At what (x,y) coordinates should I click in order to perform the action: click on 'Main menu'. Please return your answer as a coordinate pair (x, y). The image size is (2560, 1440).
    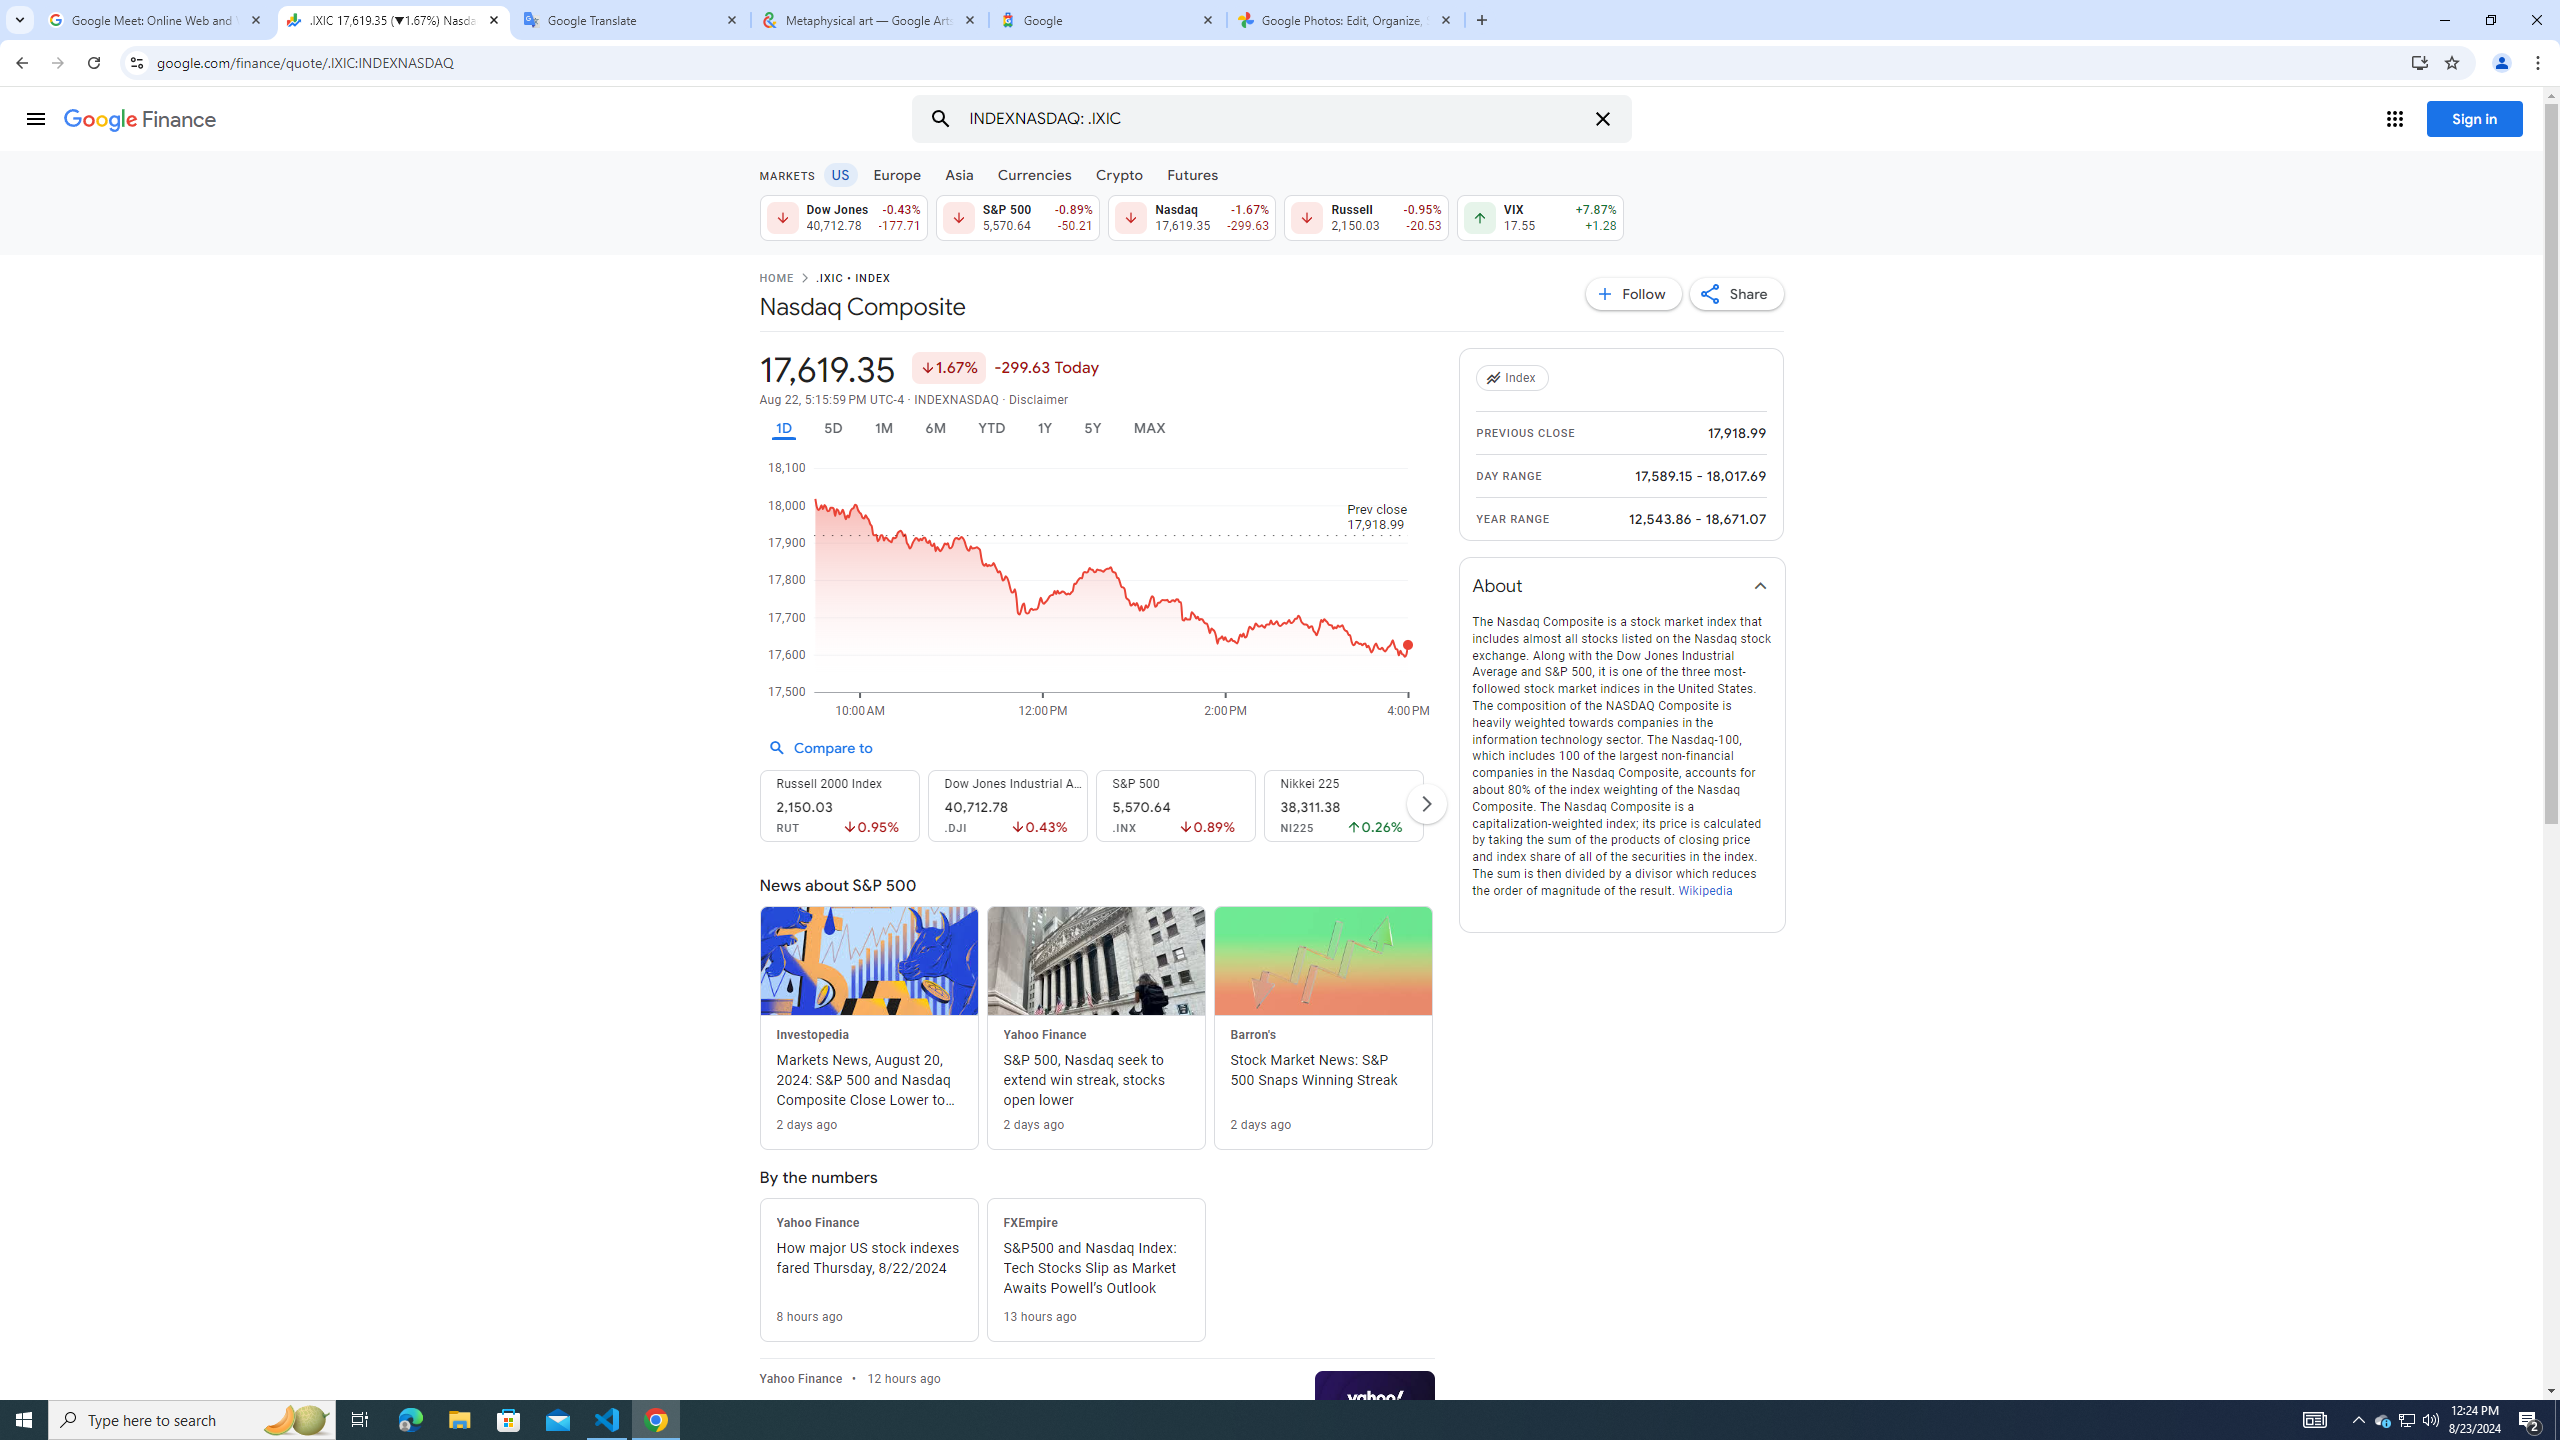
    Looking at the image, I should click on (34, 118).